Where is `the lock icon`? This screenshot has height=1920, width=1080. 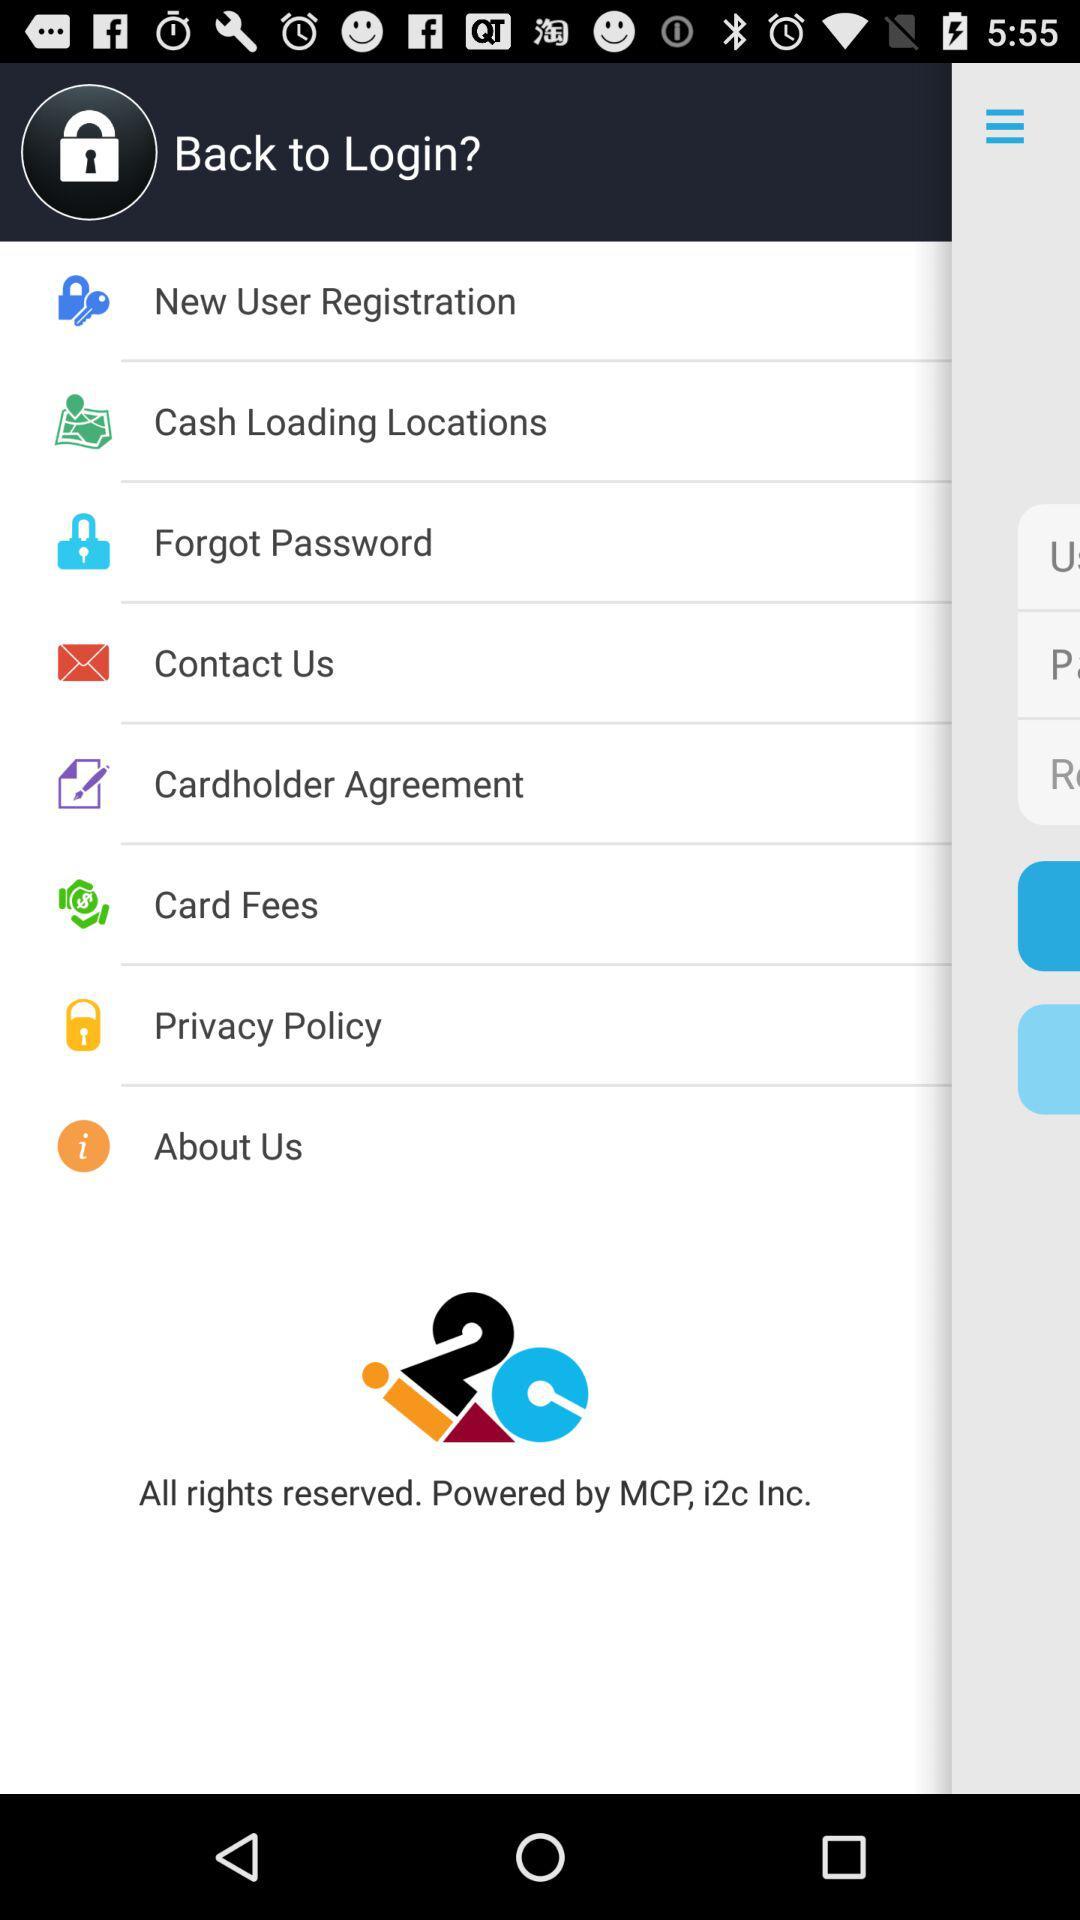 the lock icon is located at coordinates (88, 163).